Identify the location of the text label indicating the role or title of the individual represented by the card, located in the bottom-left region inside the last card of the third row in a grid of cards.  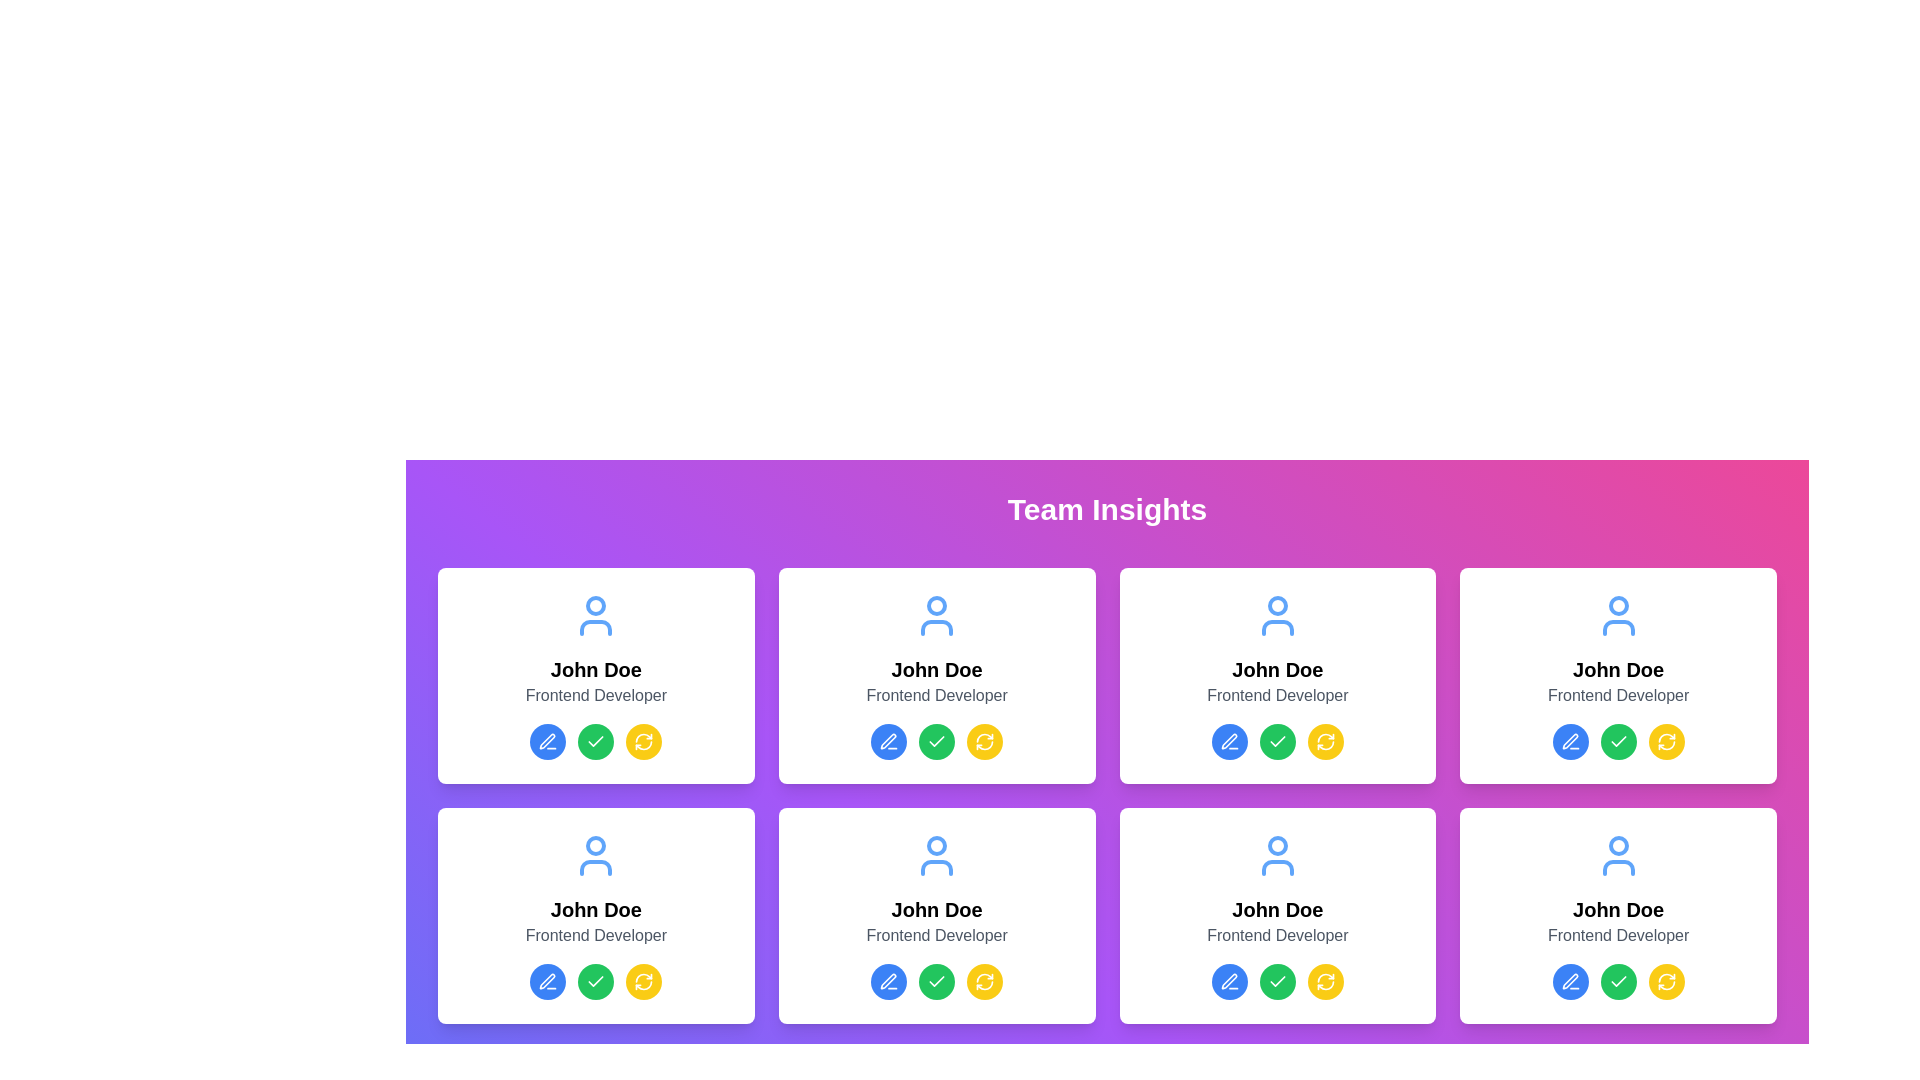
(1276, 936).